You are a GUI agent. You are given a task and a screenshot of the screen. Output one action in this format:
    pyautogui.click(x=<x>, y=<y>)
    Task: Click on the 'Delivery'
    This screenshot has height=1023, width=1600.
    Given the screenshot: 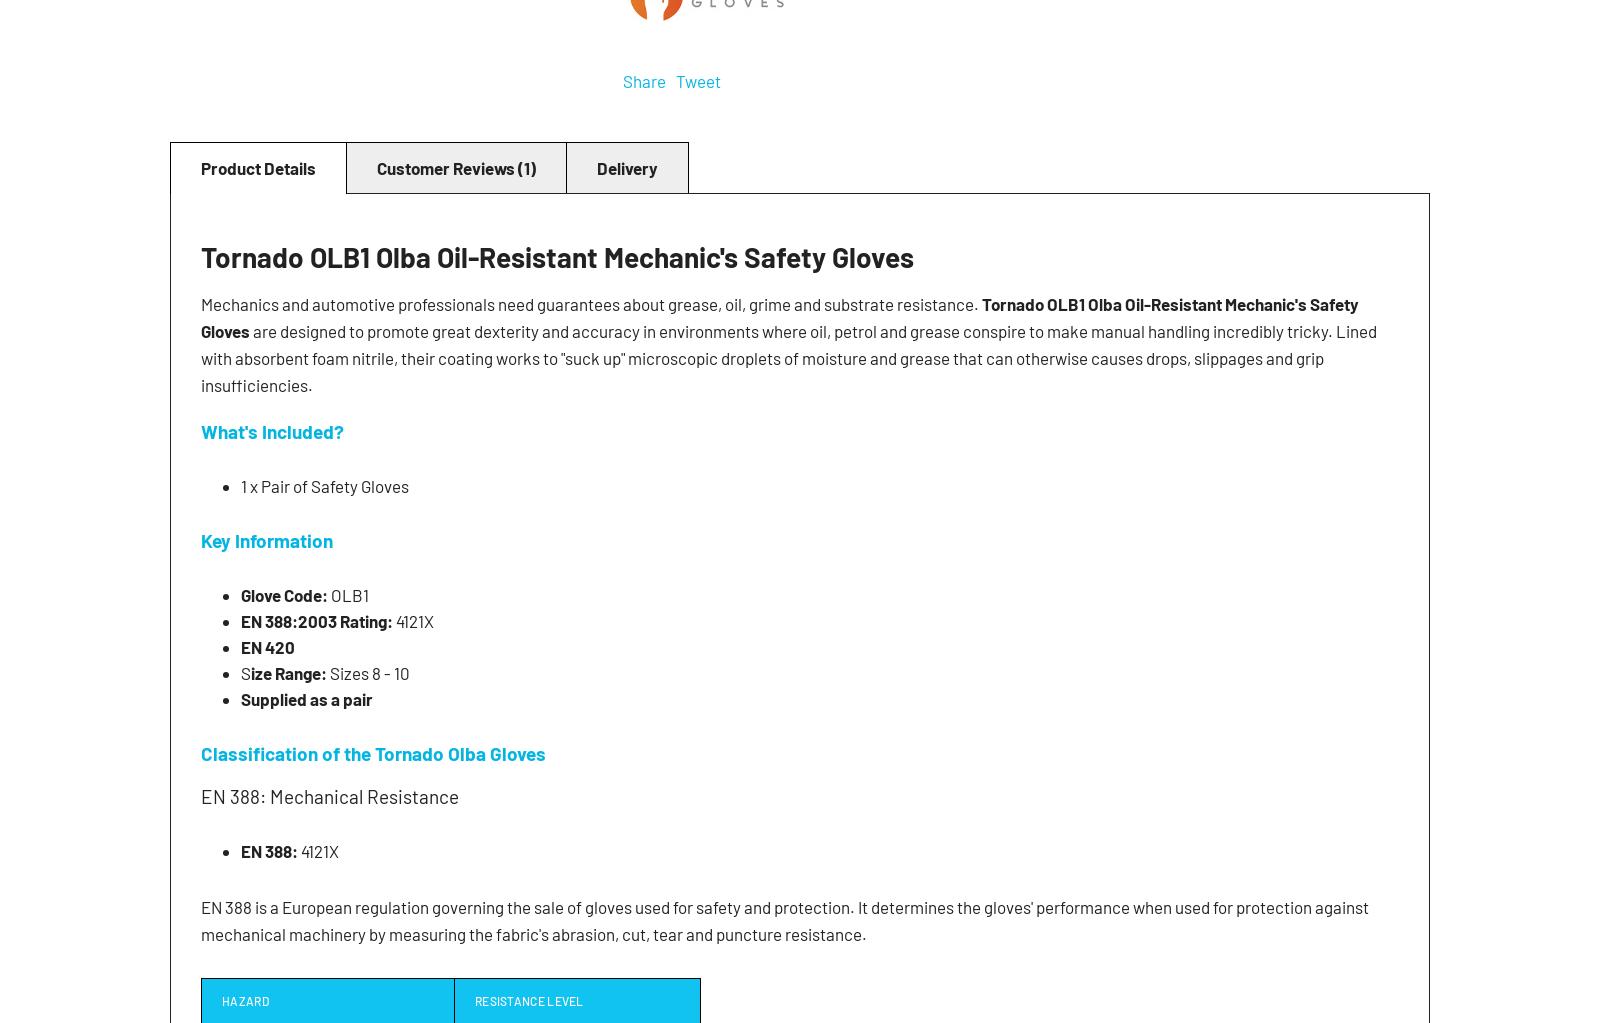 What is the action you would take?
    pyautogui.click(x=627, y=166)
    